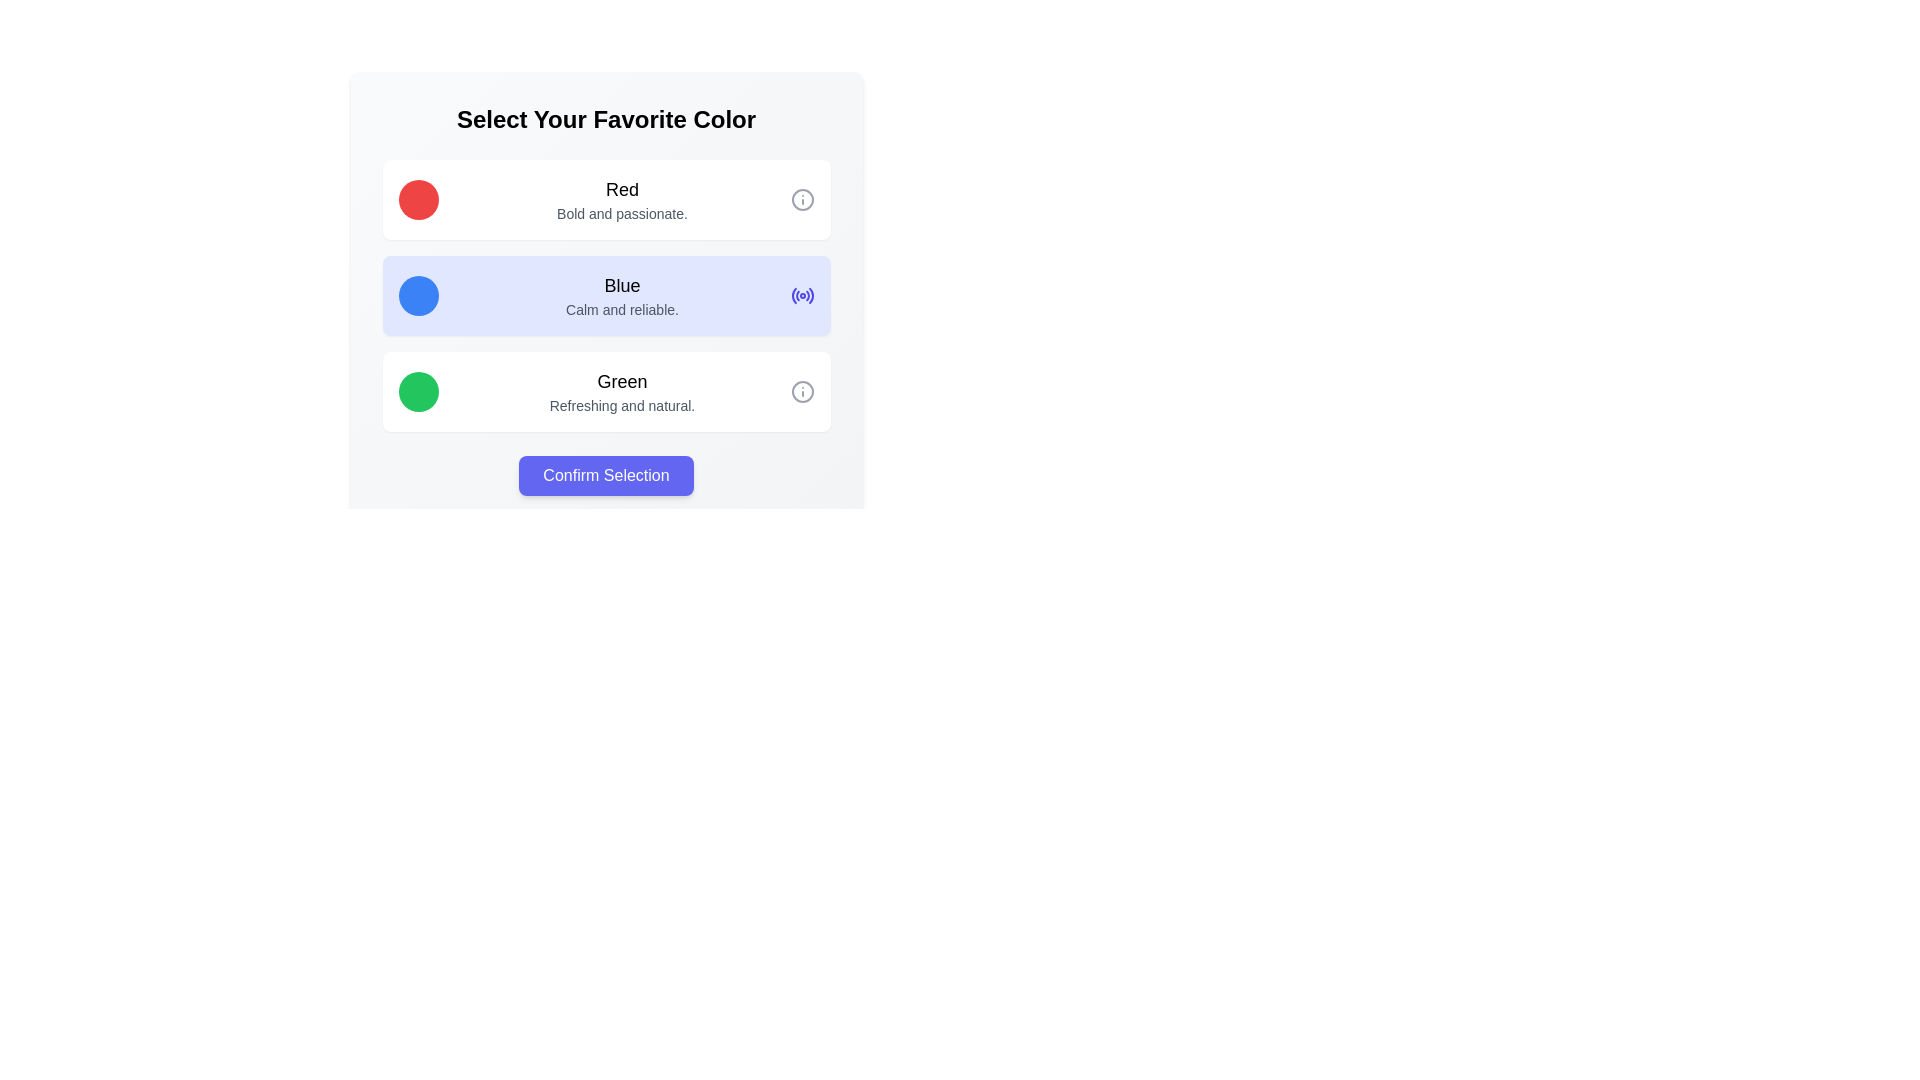 This screenshot has height=1080, width=1920. Describe the element at coordinates (621, 213) in the screenshot. I see `descriptive text element located directly below the heading labeled 'Red', which provides additional information about the 'Red' option` at that location.